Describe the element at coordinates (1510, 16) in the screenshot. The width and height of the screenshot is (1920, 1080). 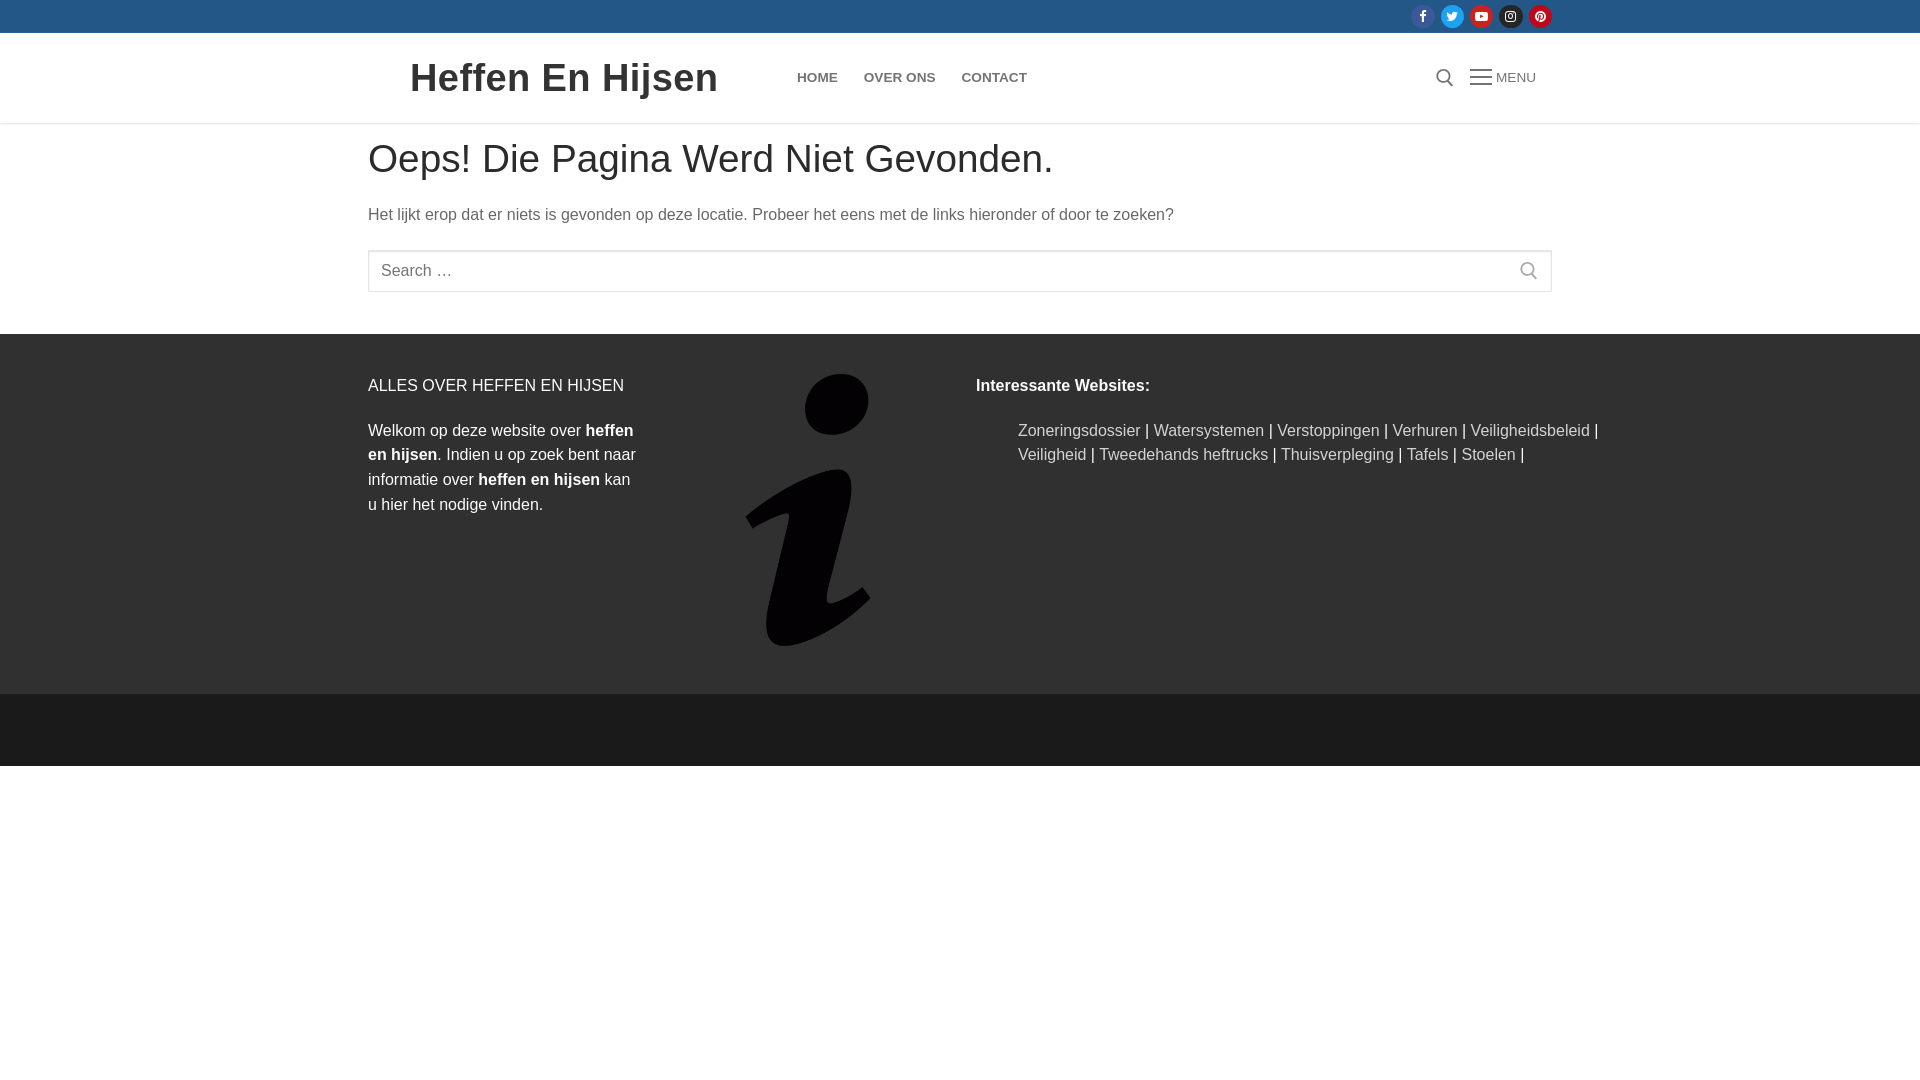
I see `'Instagram'` at that location.